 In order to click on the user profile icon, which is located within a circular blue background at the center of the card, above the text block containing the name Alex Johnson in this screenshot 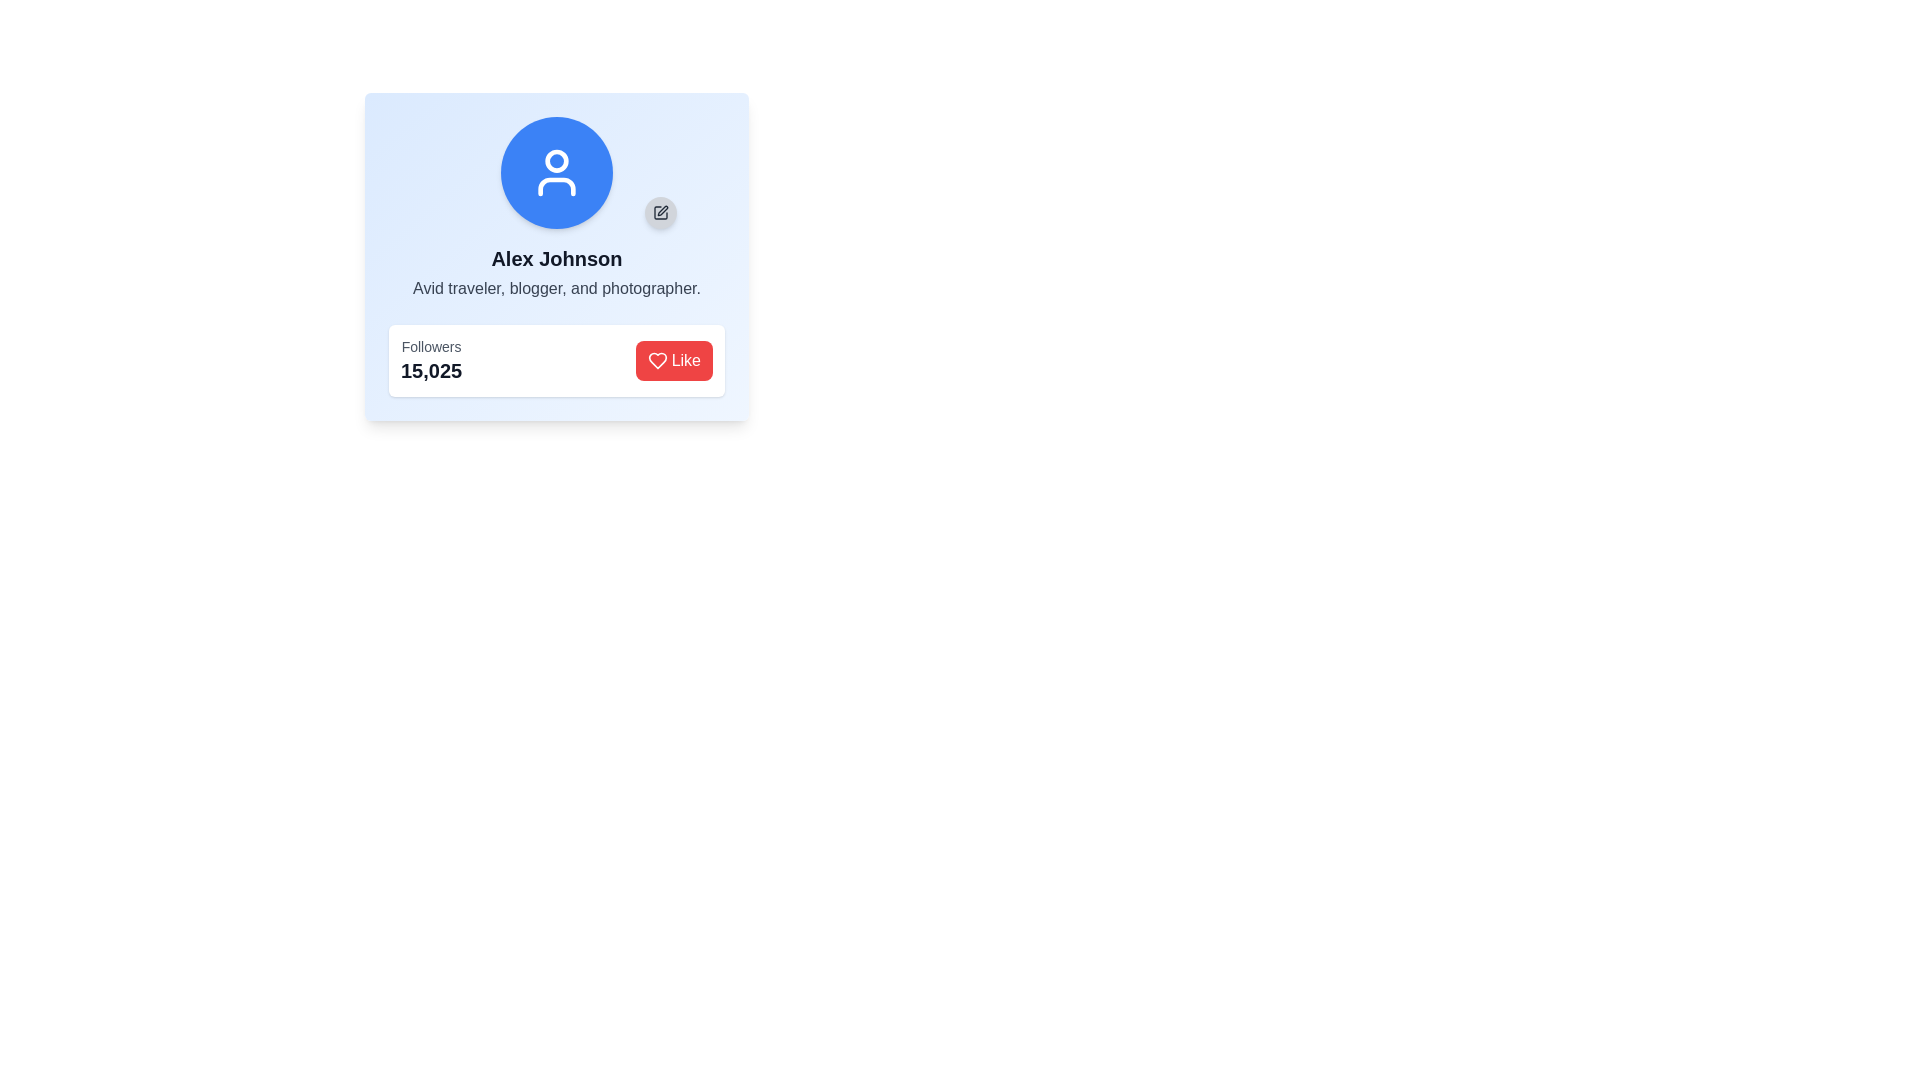, I will do `click(556, 172)`.